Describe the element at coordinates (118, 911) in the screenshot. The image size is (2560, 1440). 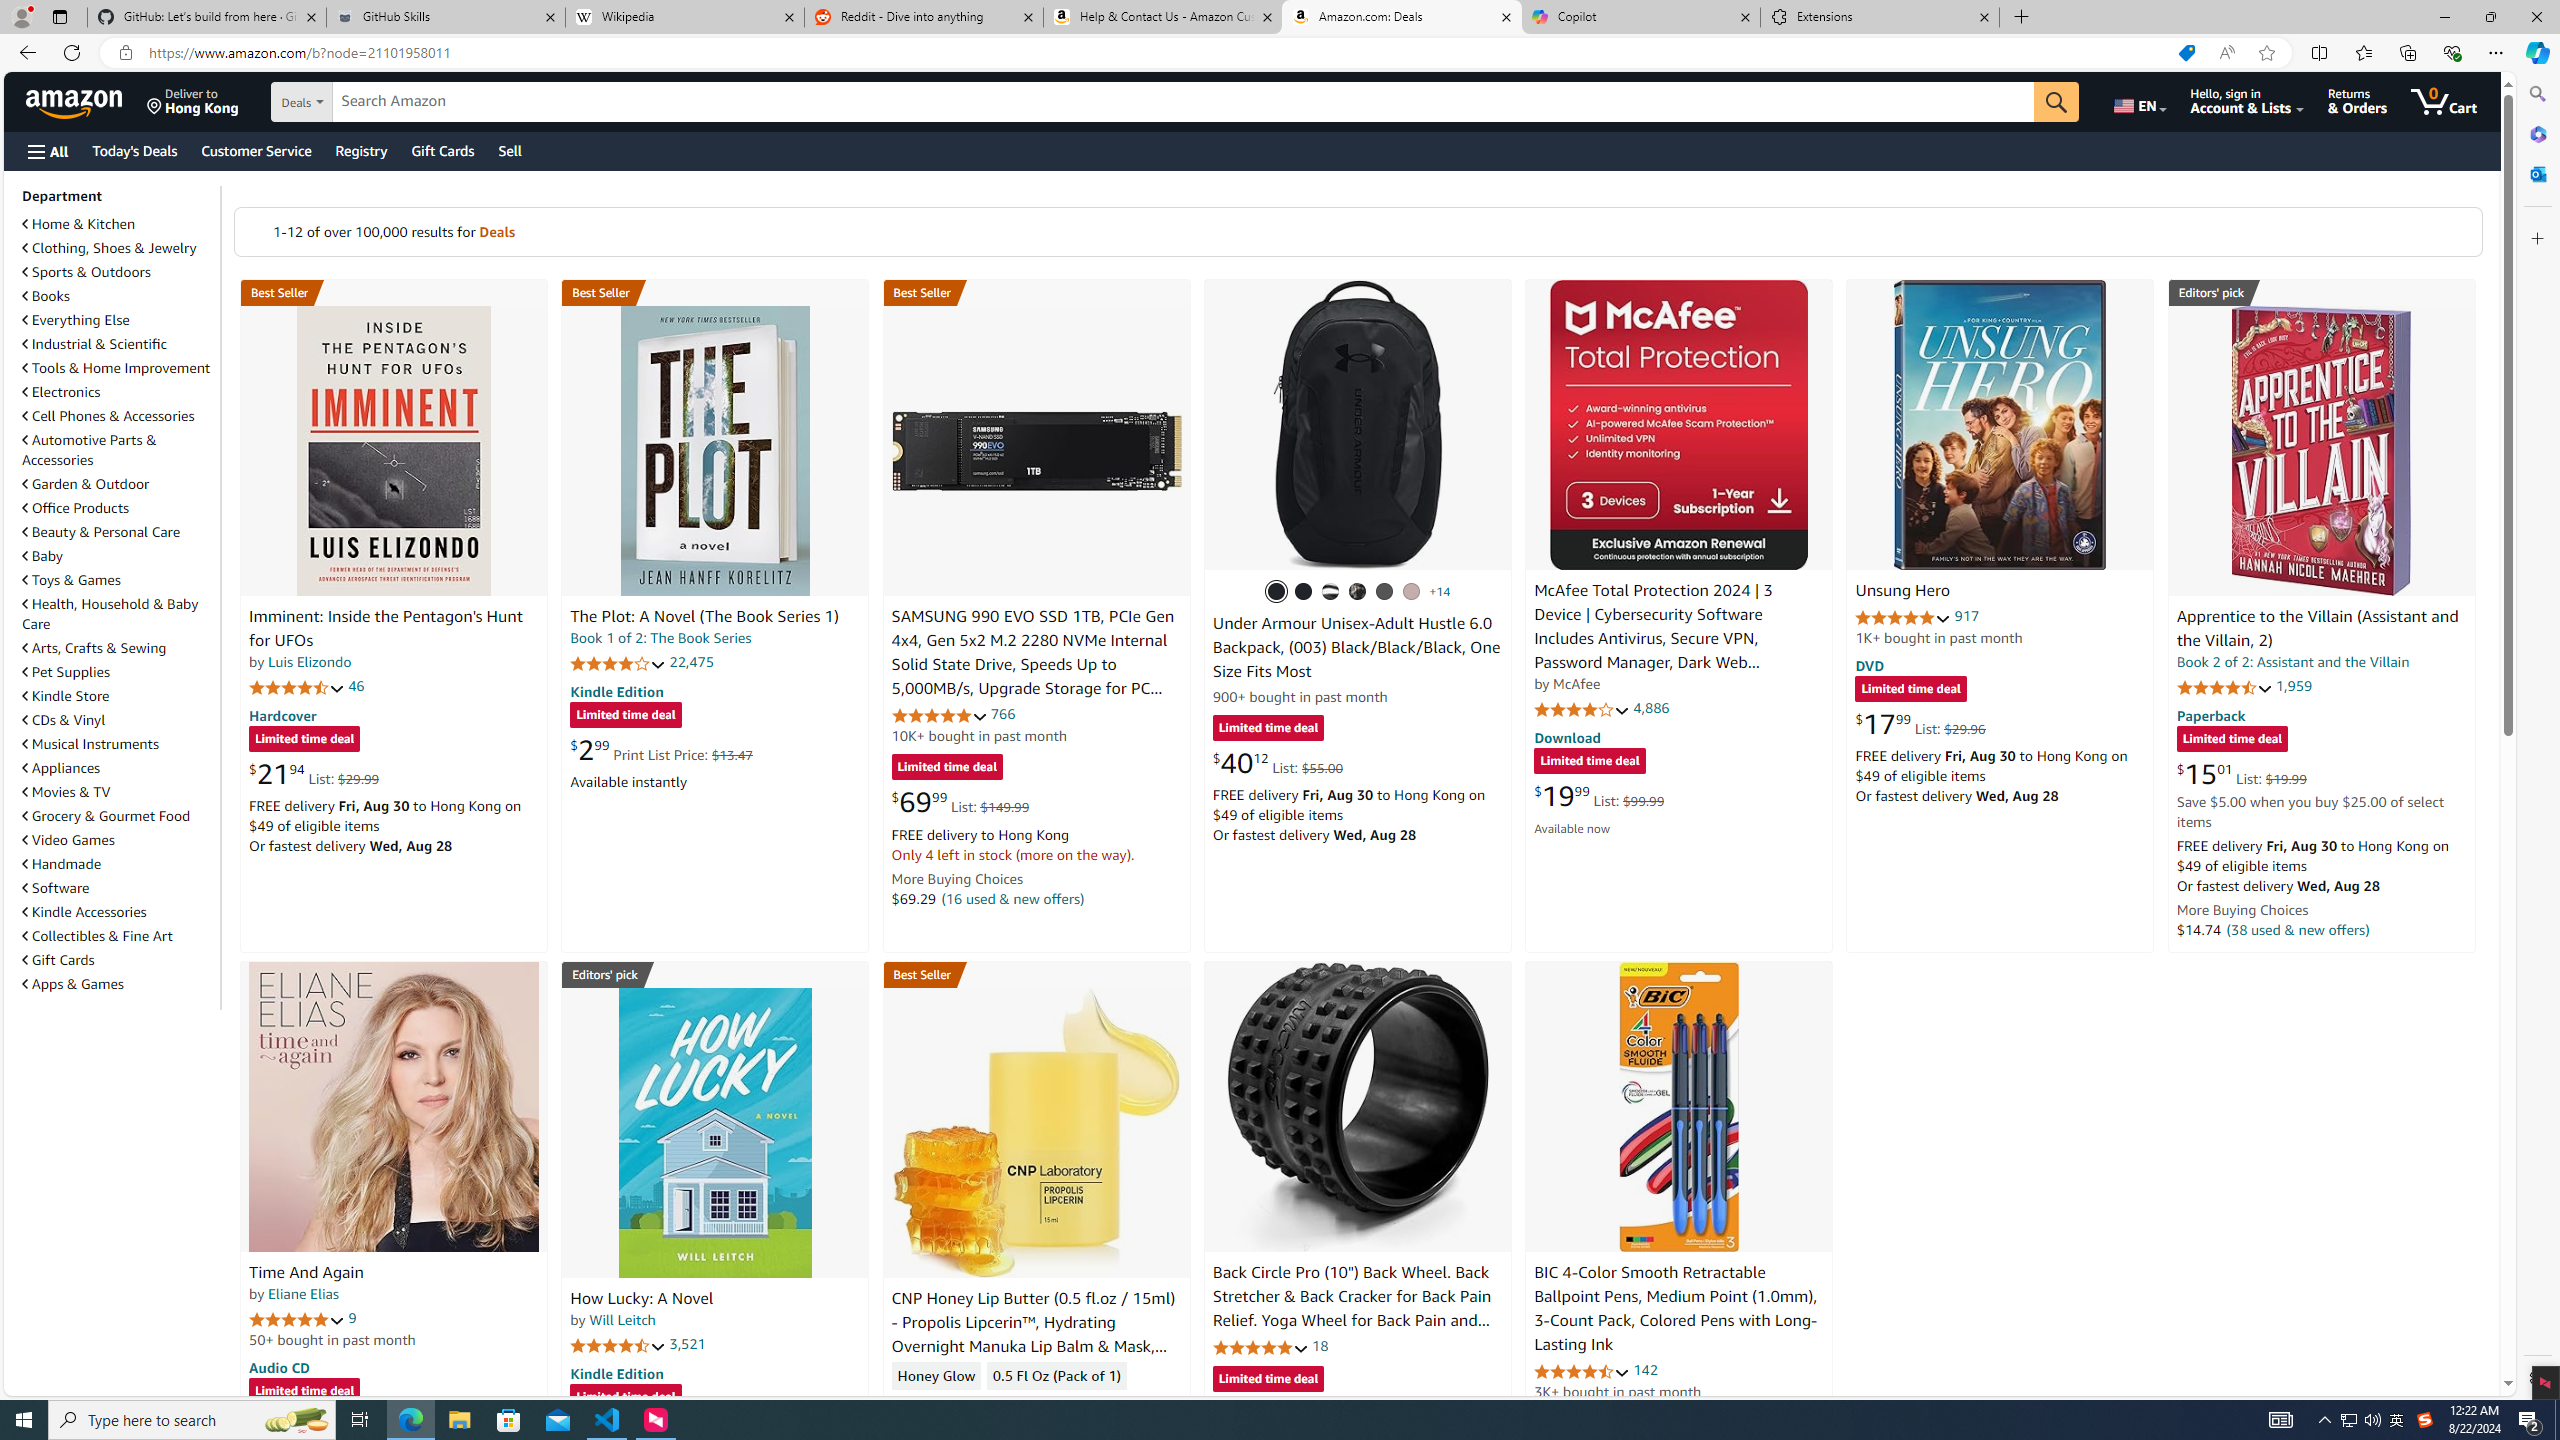
I see `'Kindle Accessories'` at that location.